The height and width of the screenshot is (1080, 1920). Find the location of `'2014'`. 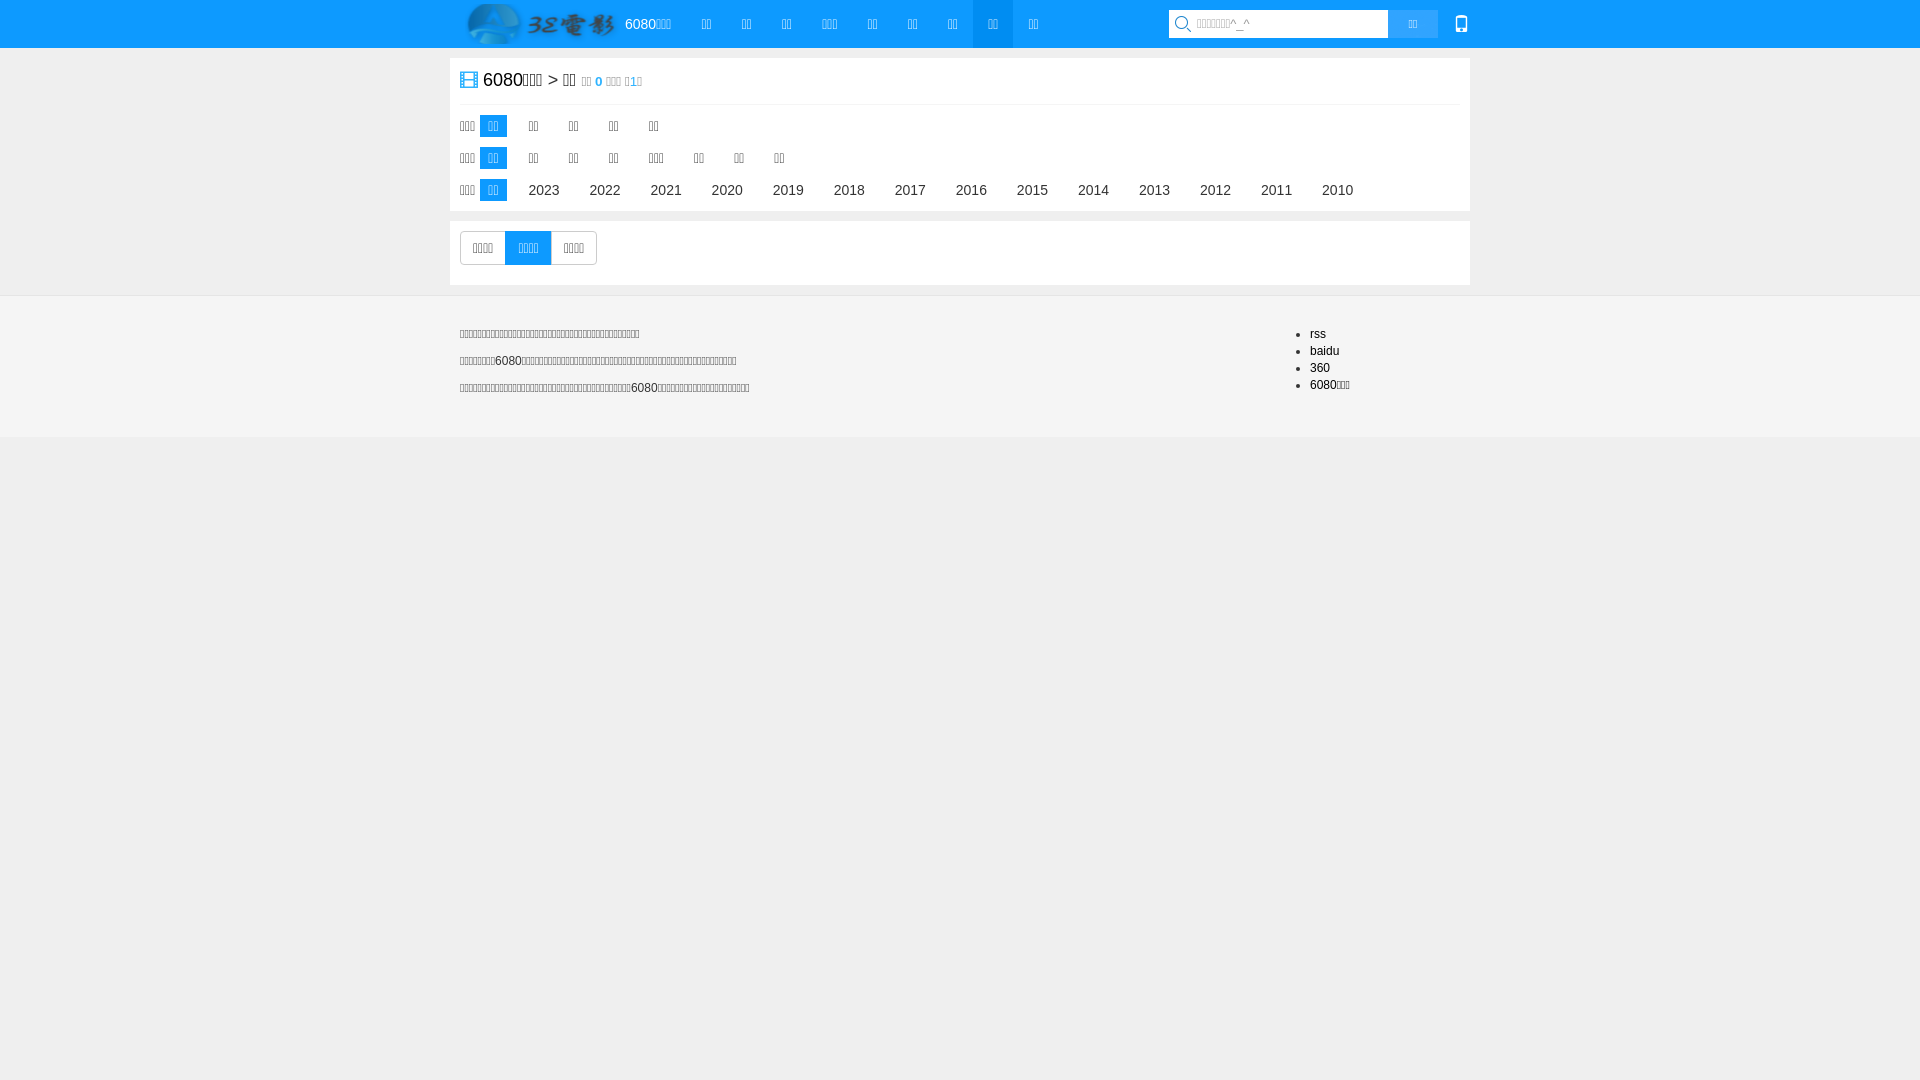

'2014' is located at coordinates (1092, 189).